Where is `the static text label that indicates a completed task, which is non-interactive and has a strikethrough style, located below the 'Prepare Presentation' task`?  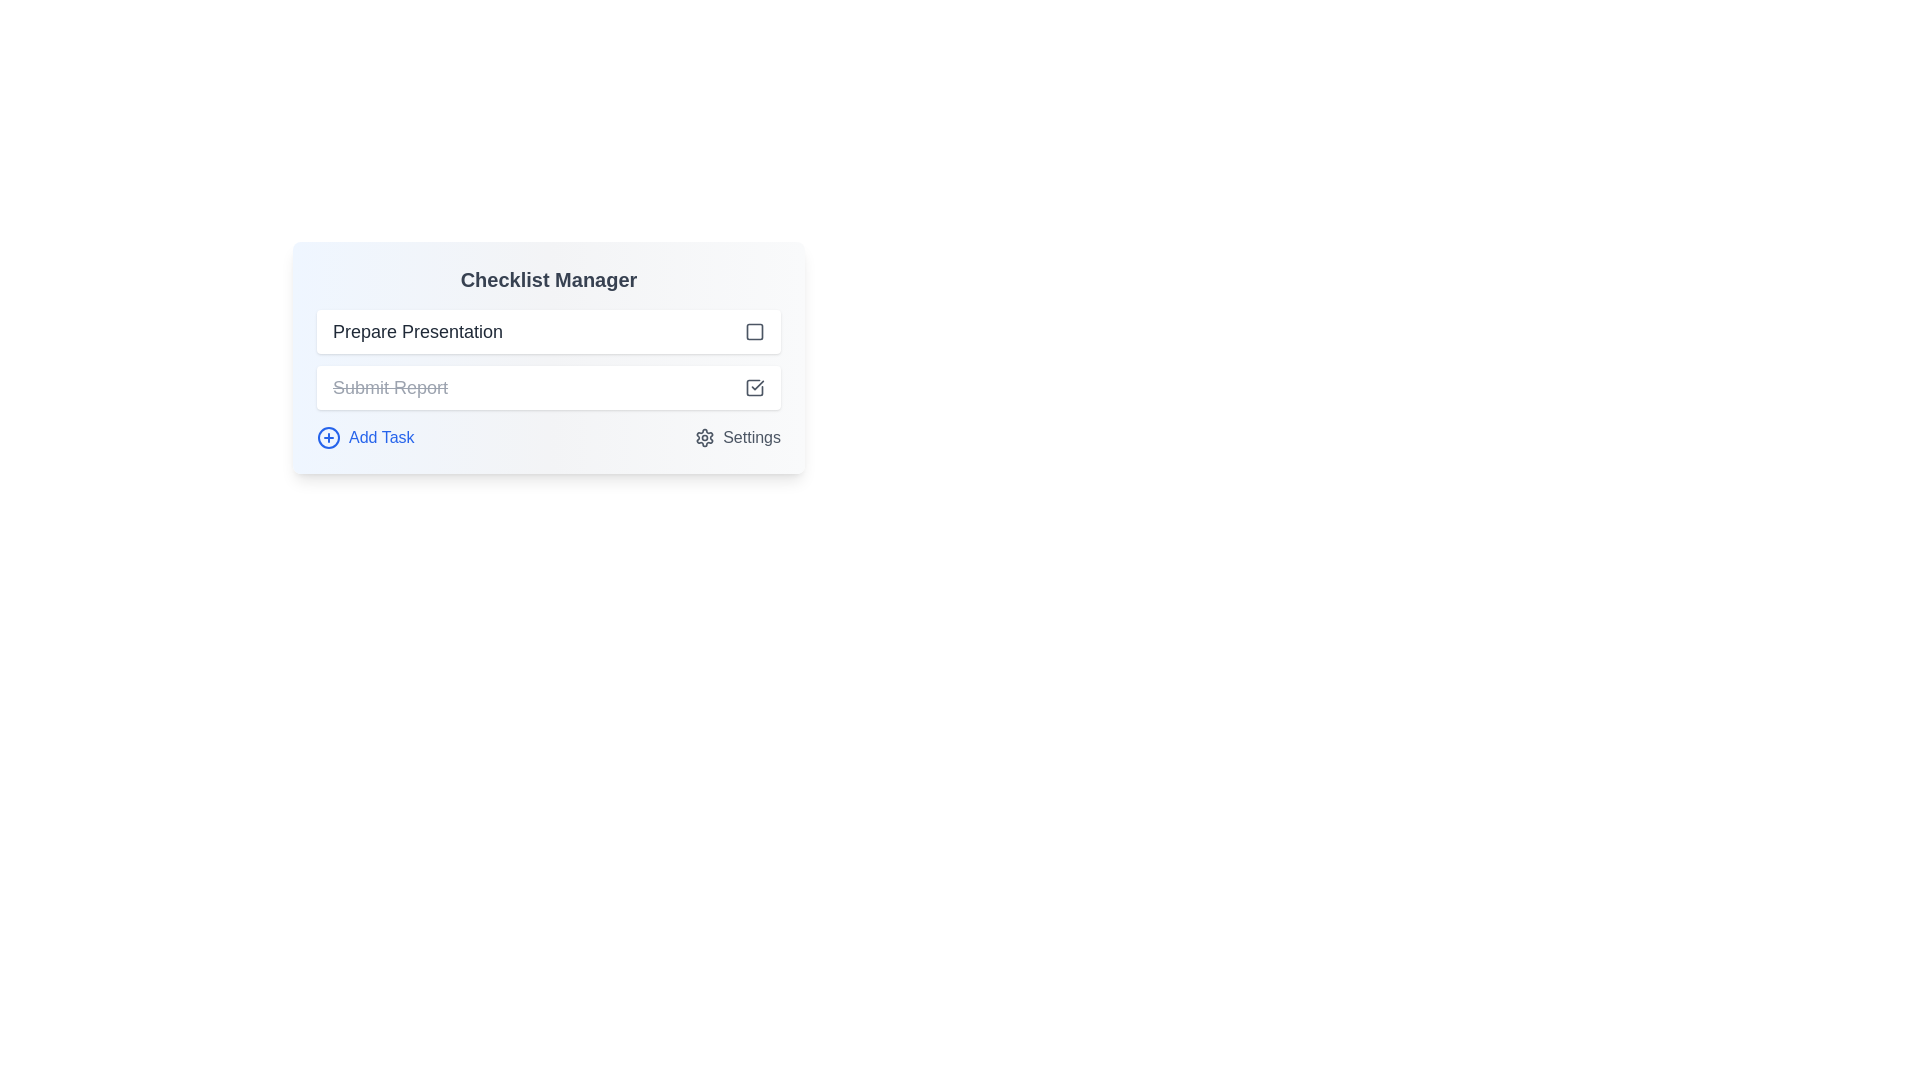
the static text label that indicates a completed task, which is non-interactive and has a strikethrough style, located below the 'Prepare Presentation' task is located at coordinates (390, 388).